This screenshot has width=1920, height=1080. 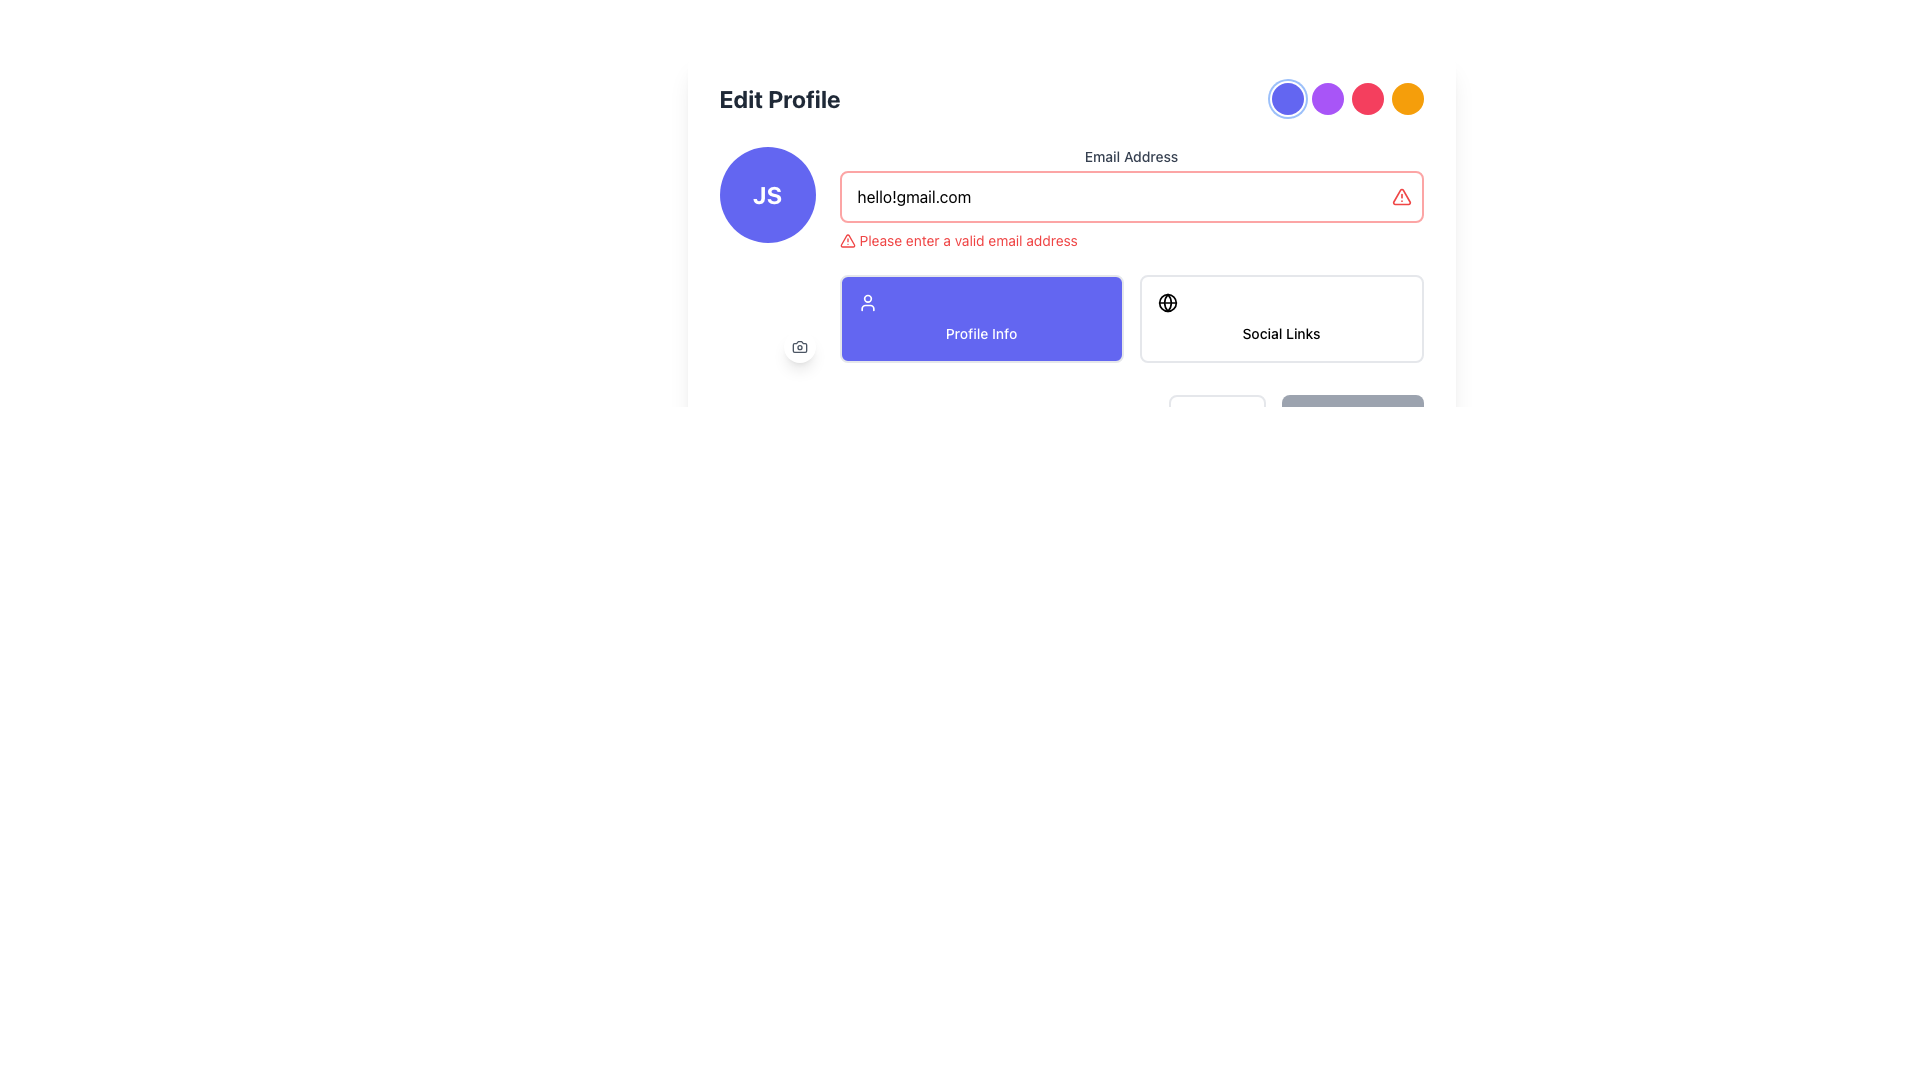 What do you see at coordinates (798, 346) in the screenshot?
I see `small camera icon located near the left of the 'Edit Profile' interface, below the circular user avatar indication` at bounding box center [798, 346].